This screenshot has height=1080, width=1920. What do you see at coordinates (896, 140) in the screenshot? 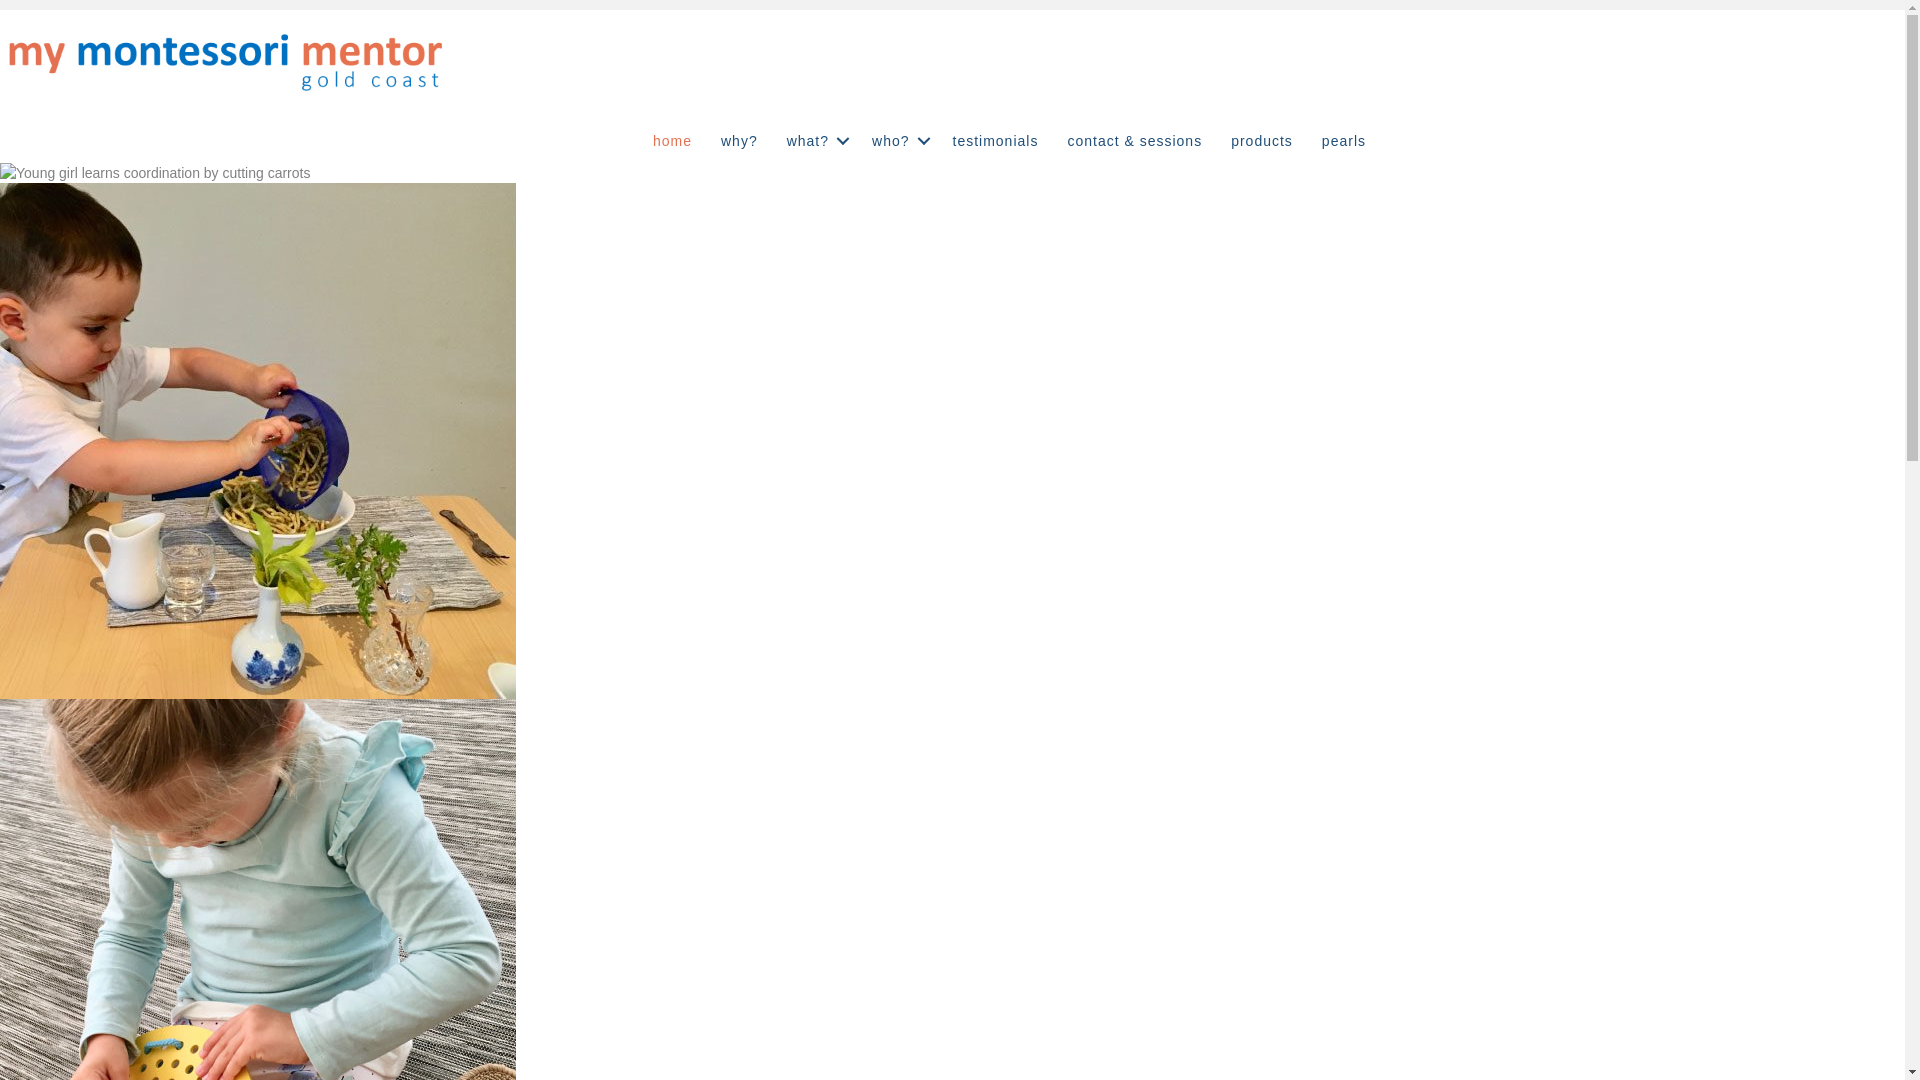
I see `'who?'` at bounding box center [896, 140].